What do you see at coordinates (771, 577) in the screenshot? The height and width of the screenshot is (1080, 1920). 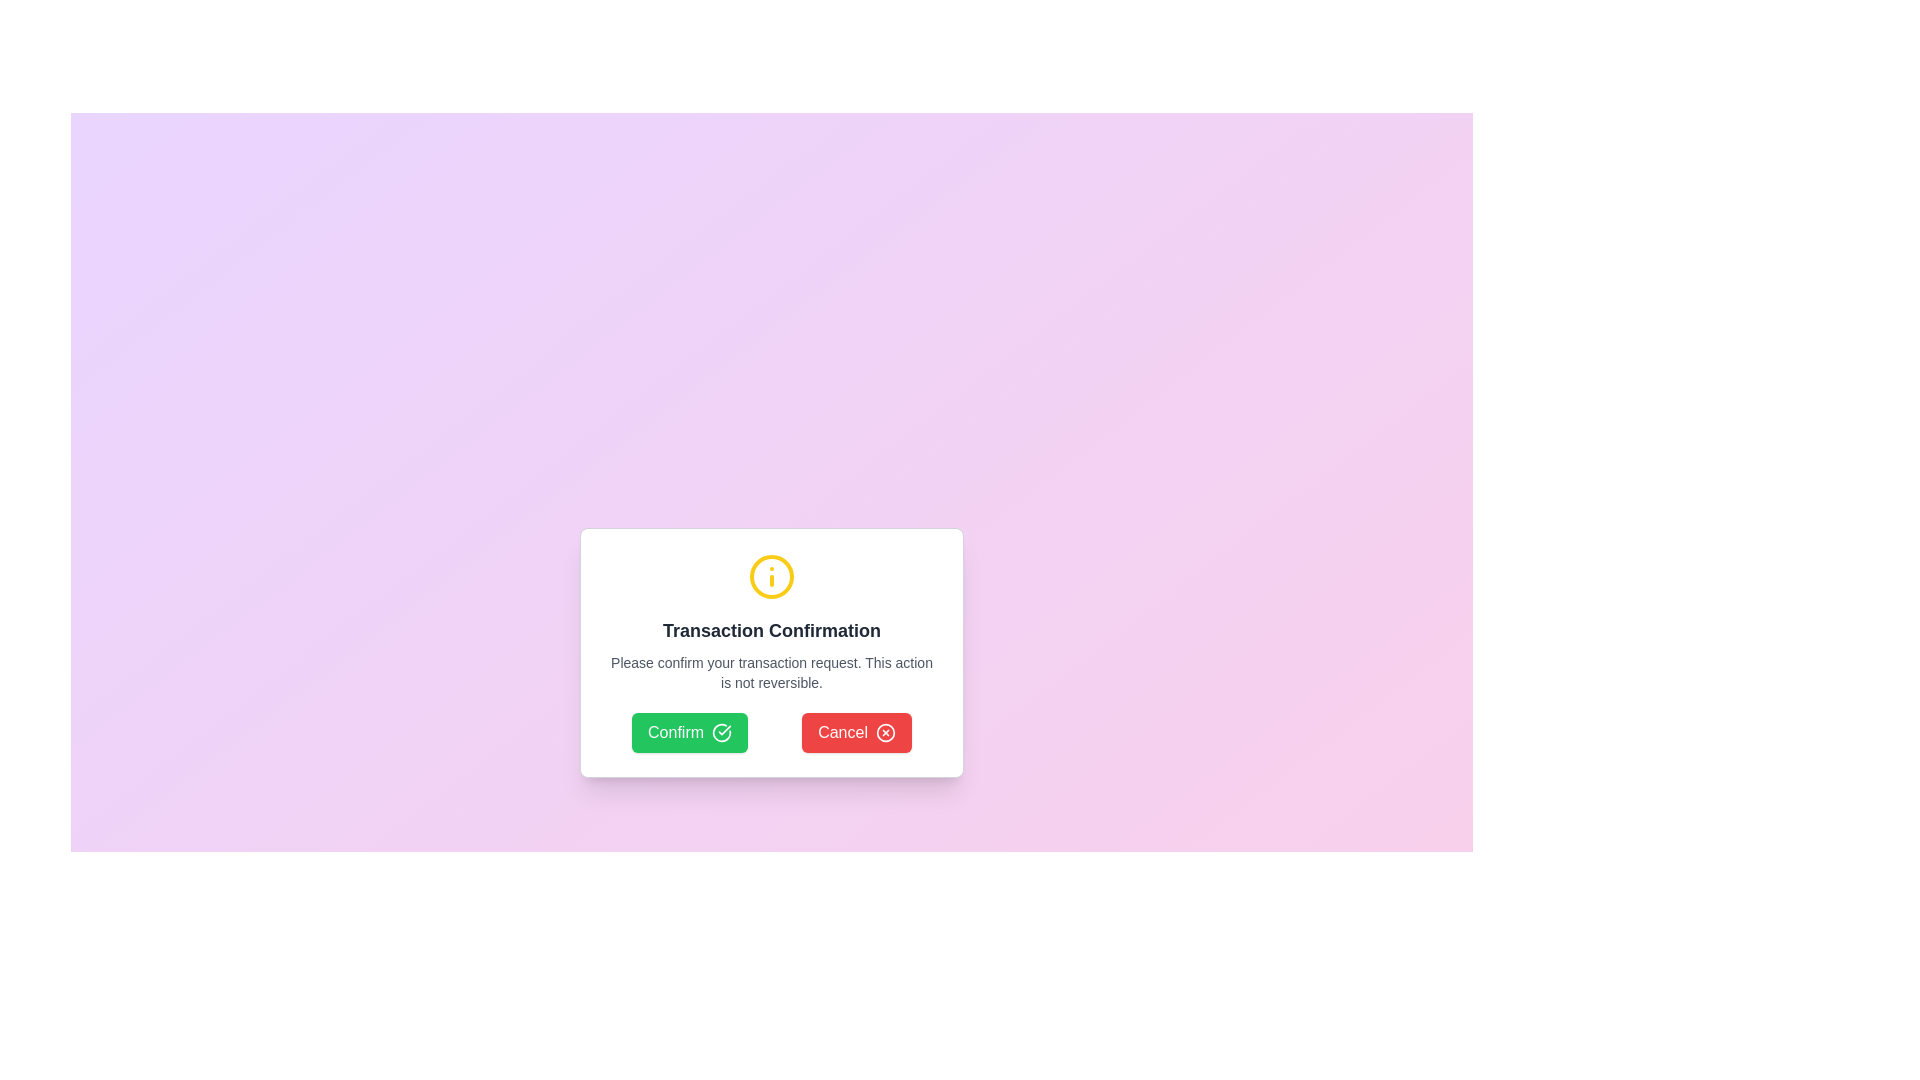 I see `attributes of the yellow circle icon located at the top center of the confirmation modal's icon area by clicking on it` at bounding box center [771, 577].